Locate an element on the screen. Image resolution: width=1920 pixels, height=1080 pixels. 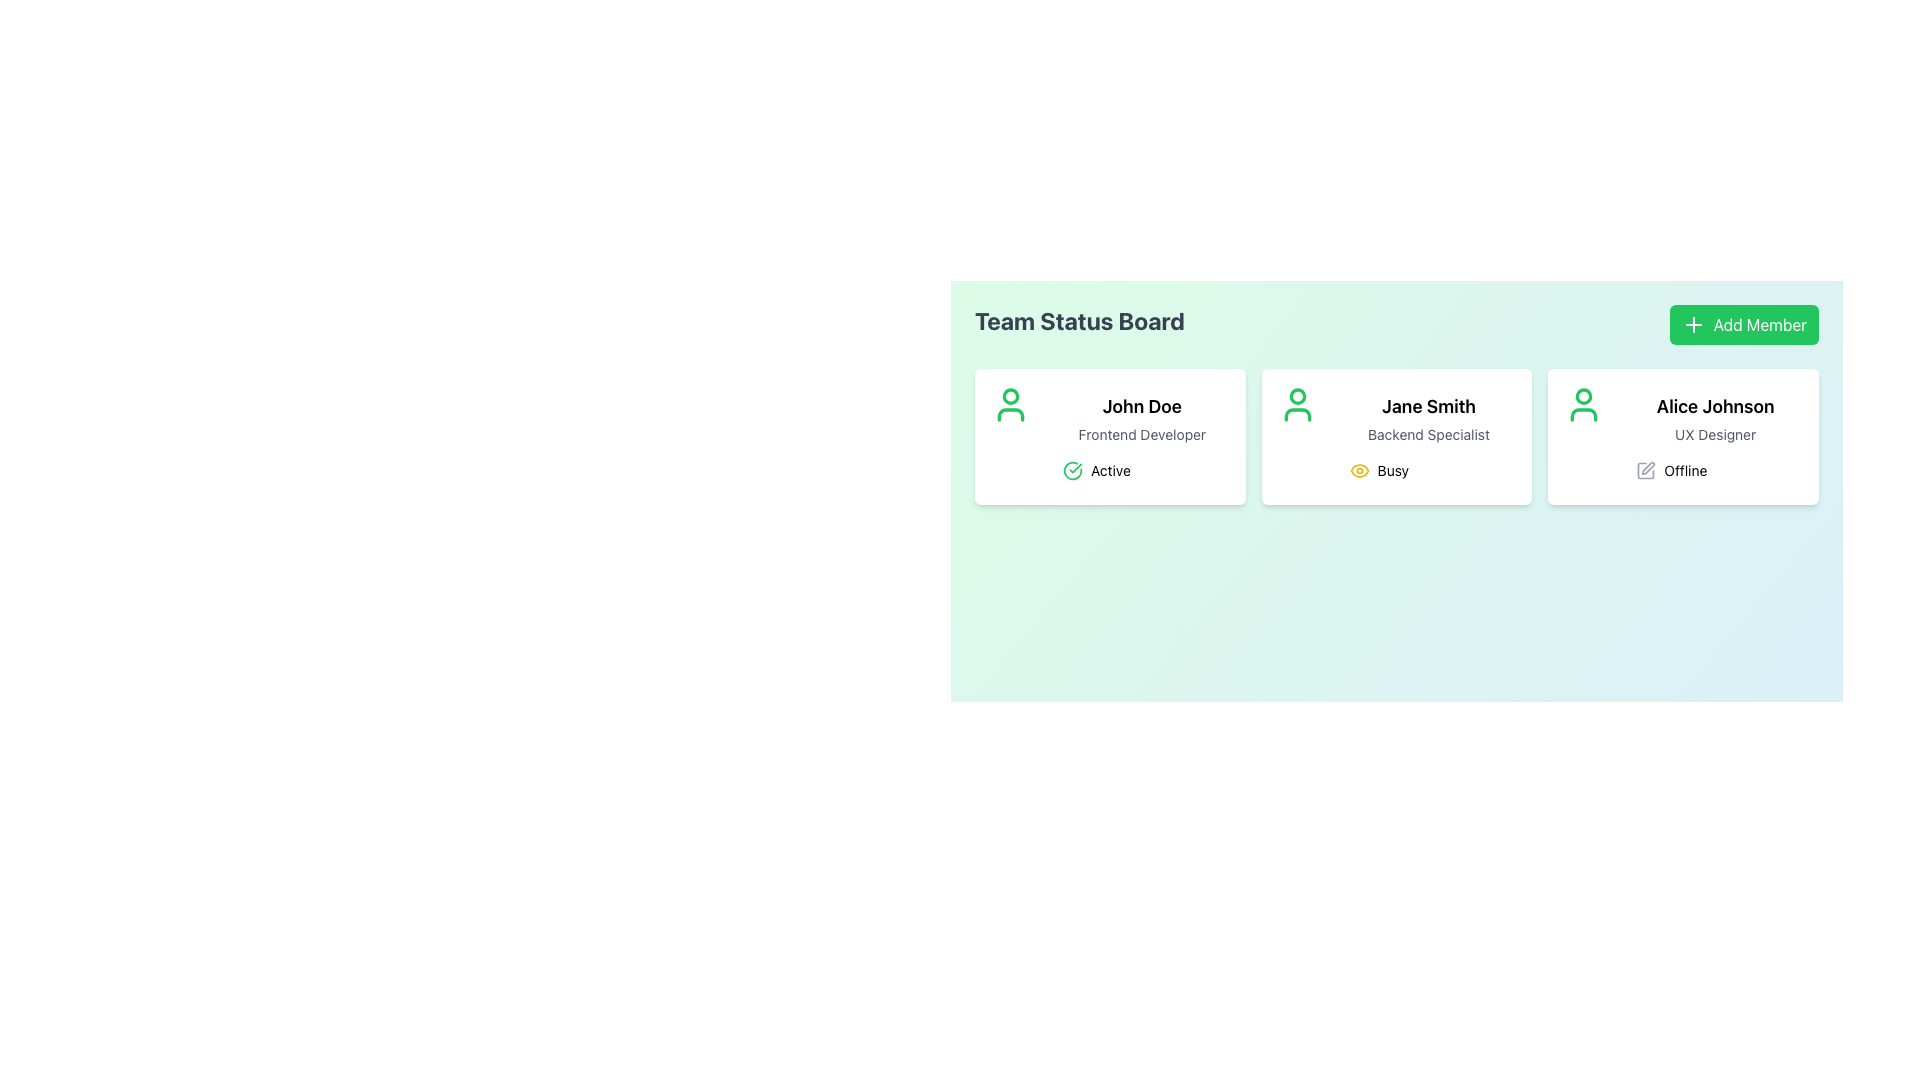
the name on the Profile Card located at the last position in the horizontally arranged list of cards to get more details is located at coordinates (1714, 435).